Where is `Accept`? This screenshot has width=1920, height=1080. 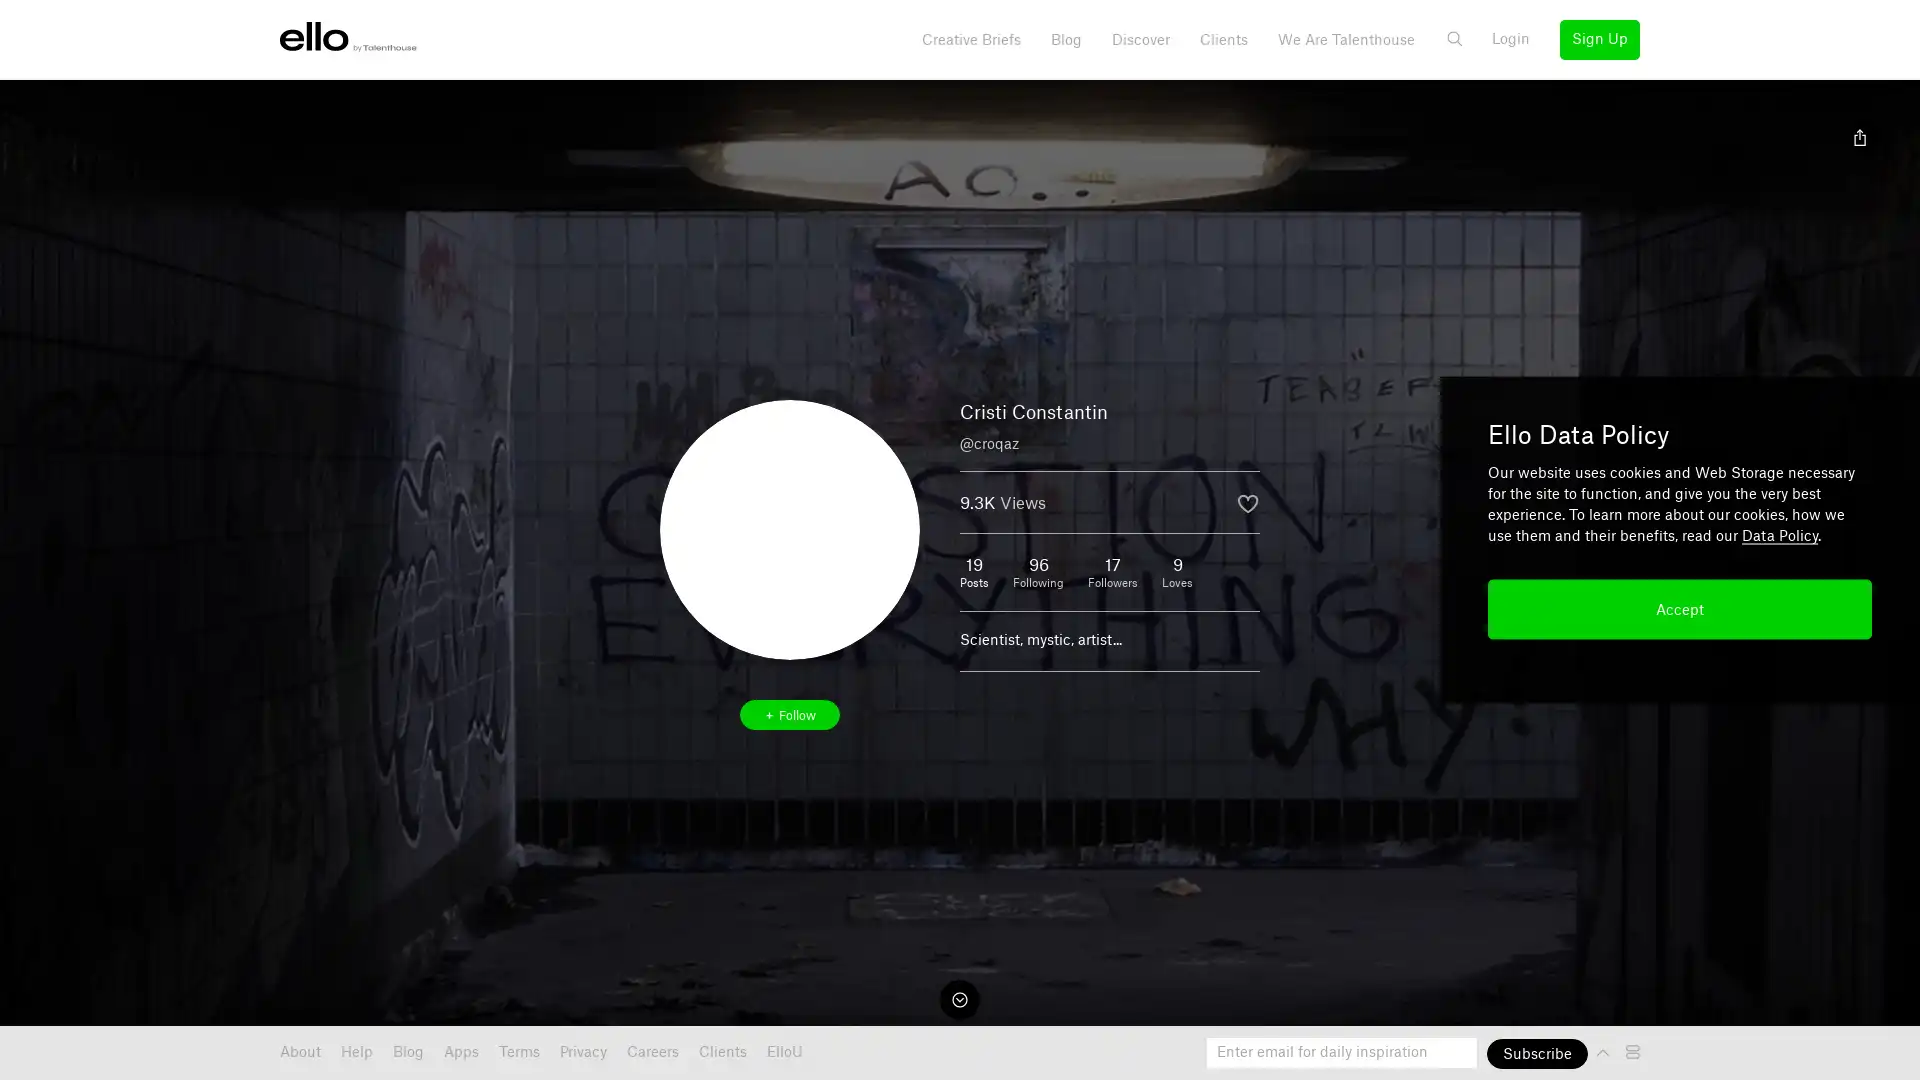
Accept is located at coordinates (1680, 608).